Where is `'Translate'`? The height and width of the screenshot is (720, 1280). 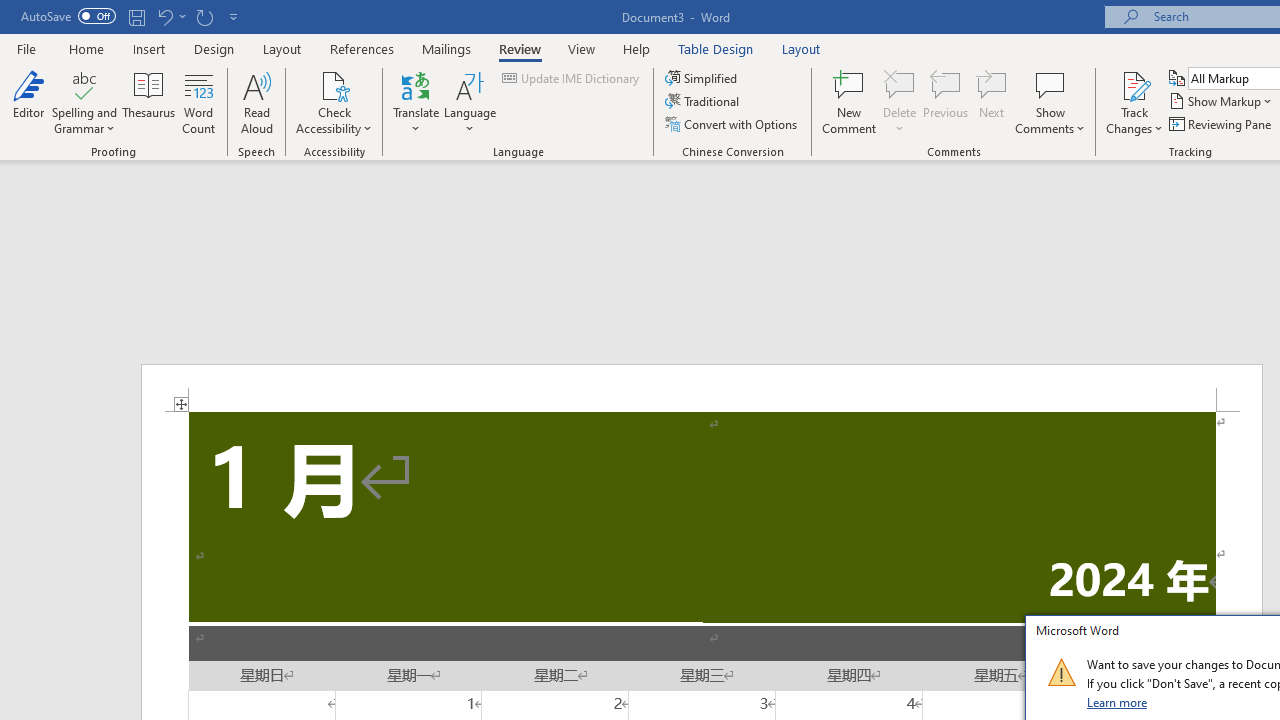 'Translate' is located at coordinates (415, 103).